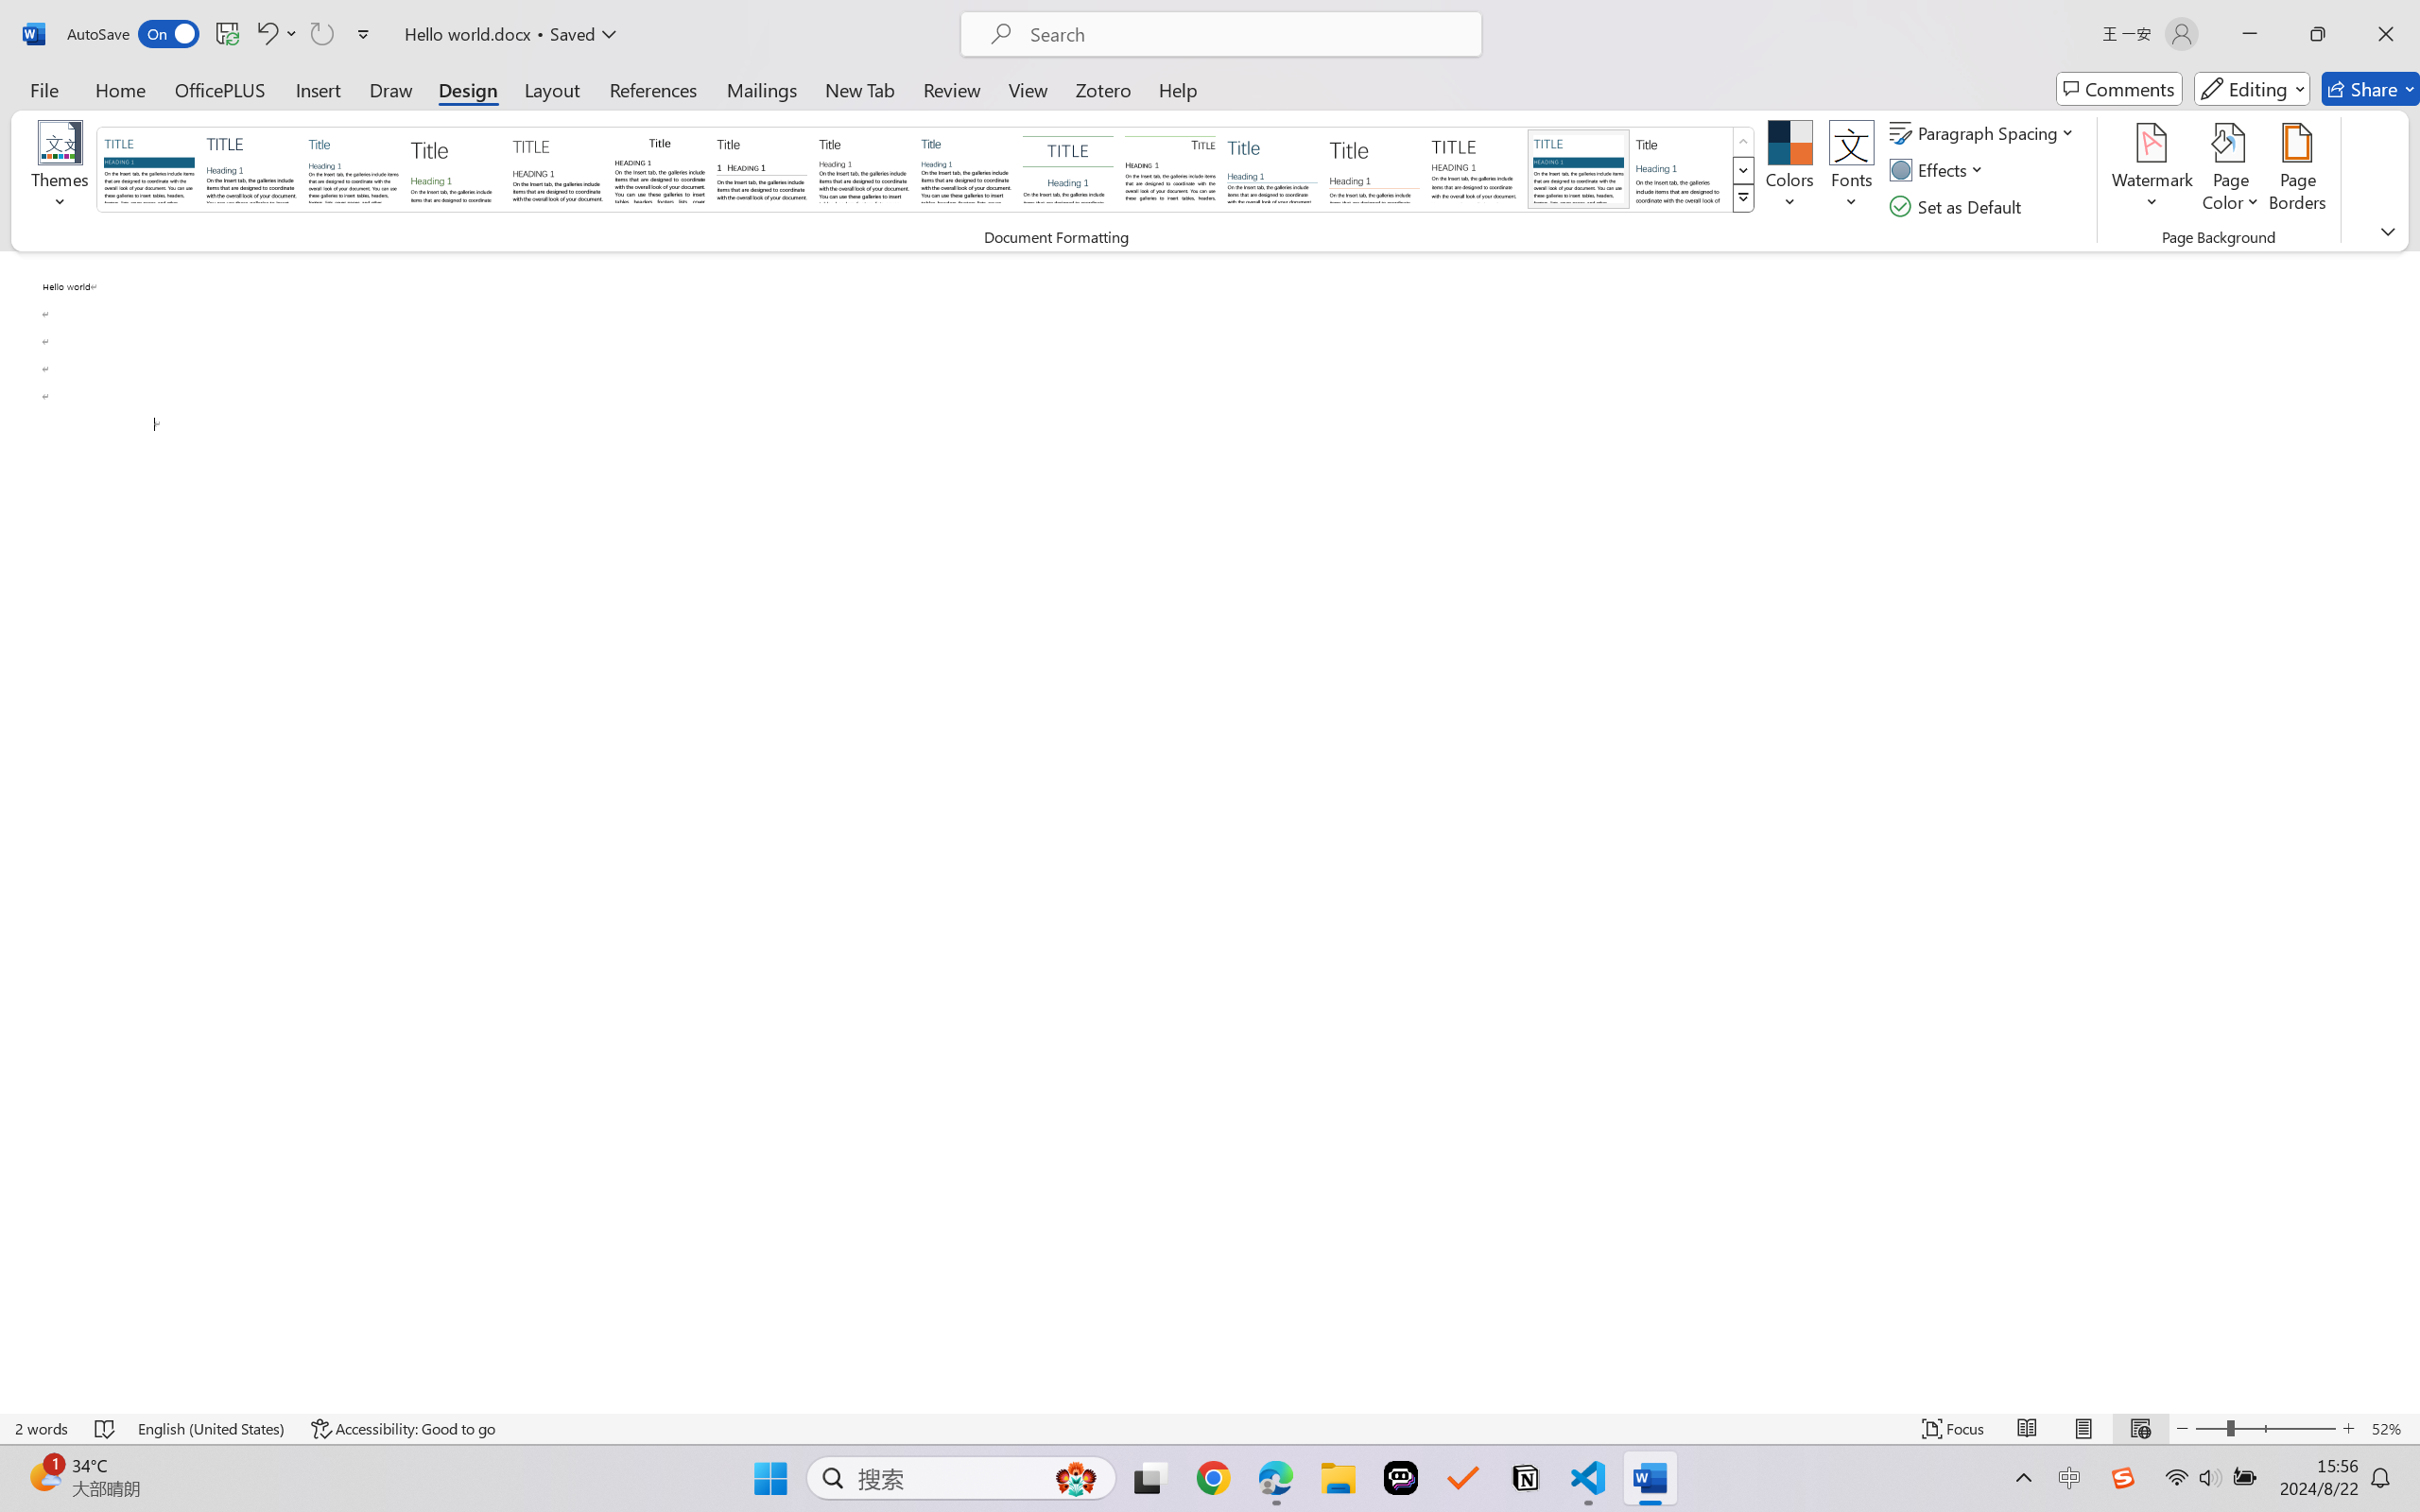 The height and width of the screenshot is (1512, 2420). Describe the element at coordinates (1076, 1478) in the screenshot. I see `'AutomationID: DynamicSearchBoxGleamImage'` at that location.